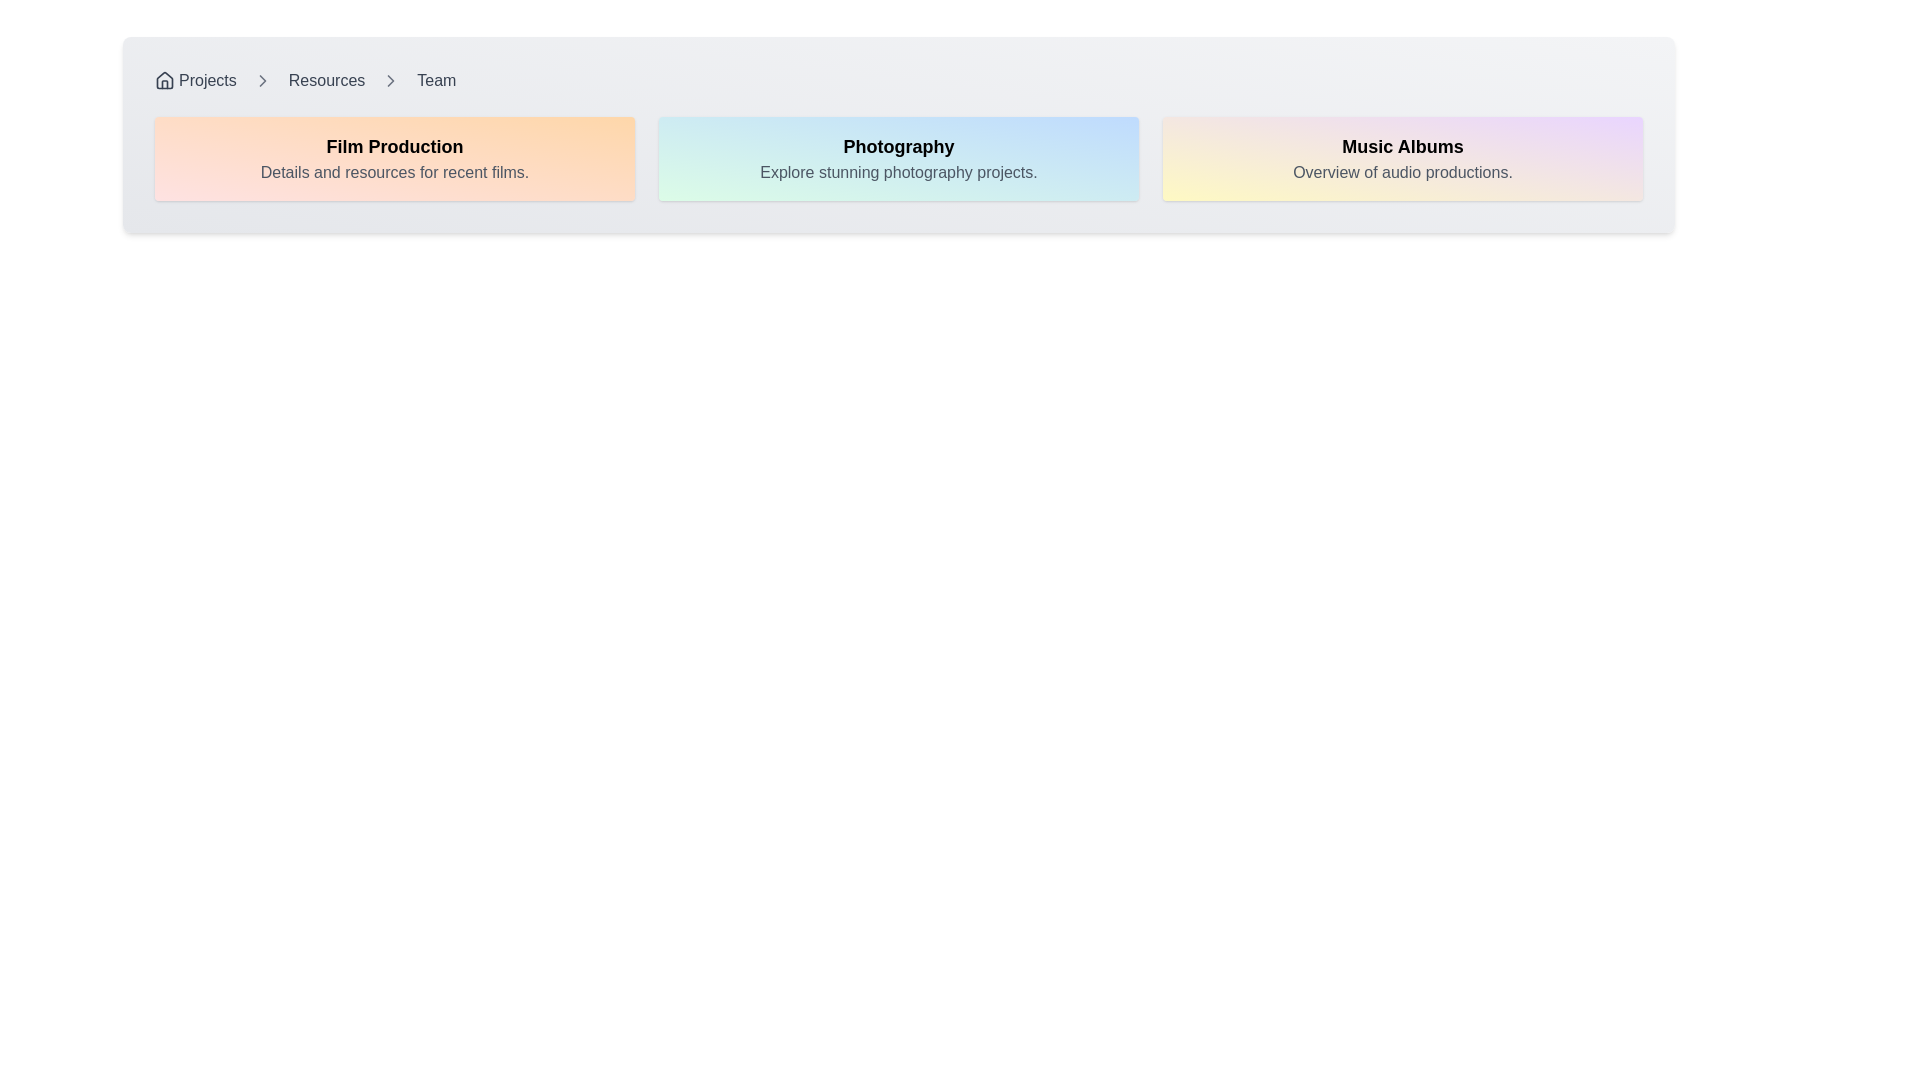 The image size is (1920, 1080). What do you see at coordinates (897, 157) in the screenshot?
I see `the second card in the grid layout titled 'Photography', which is centrally located between the 'Film Production' and 'Music Albums' cards` at bounding box center [897, 157].